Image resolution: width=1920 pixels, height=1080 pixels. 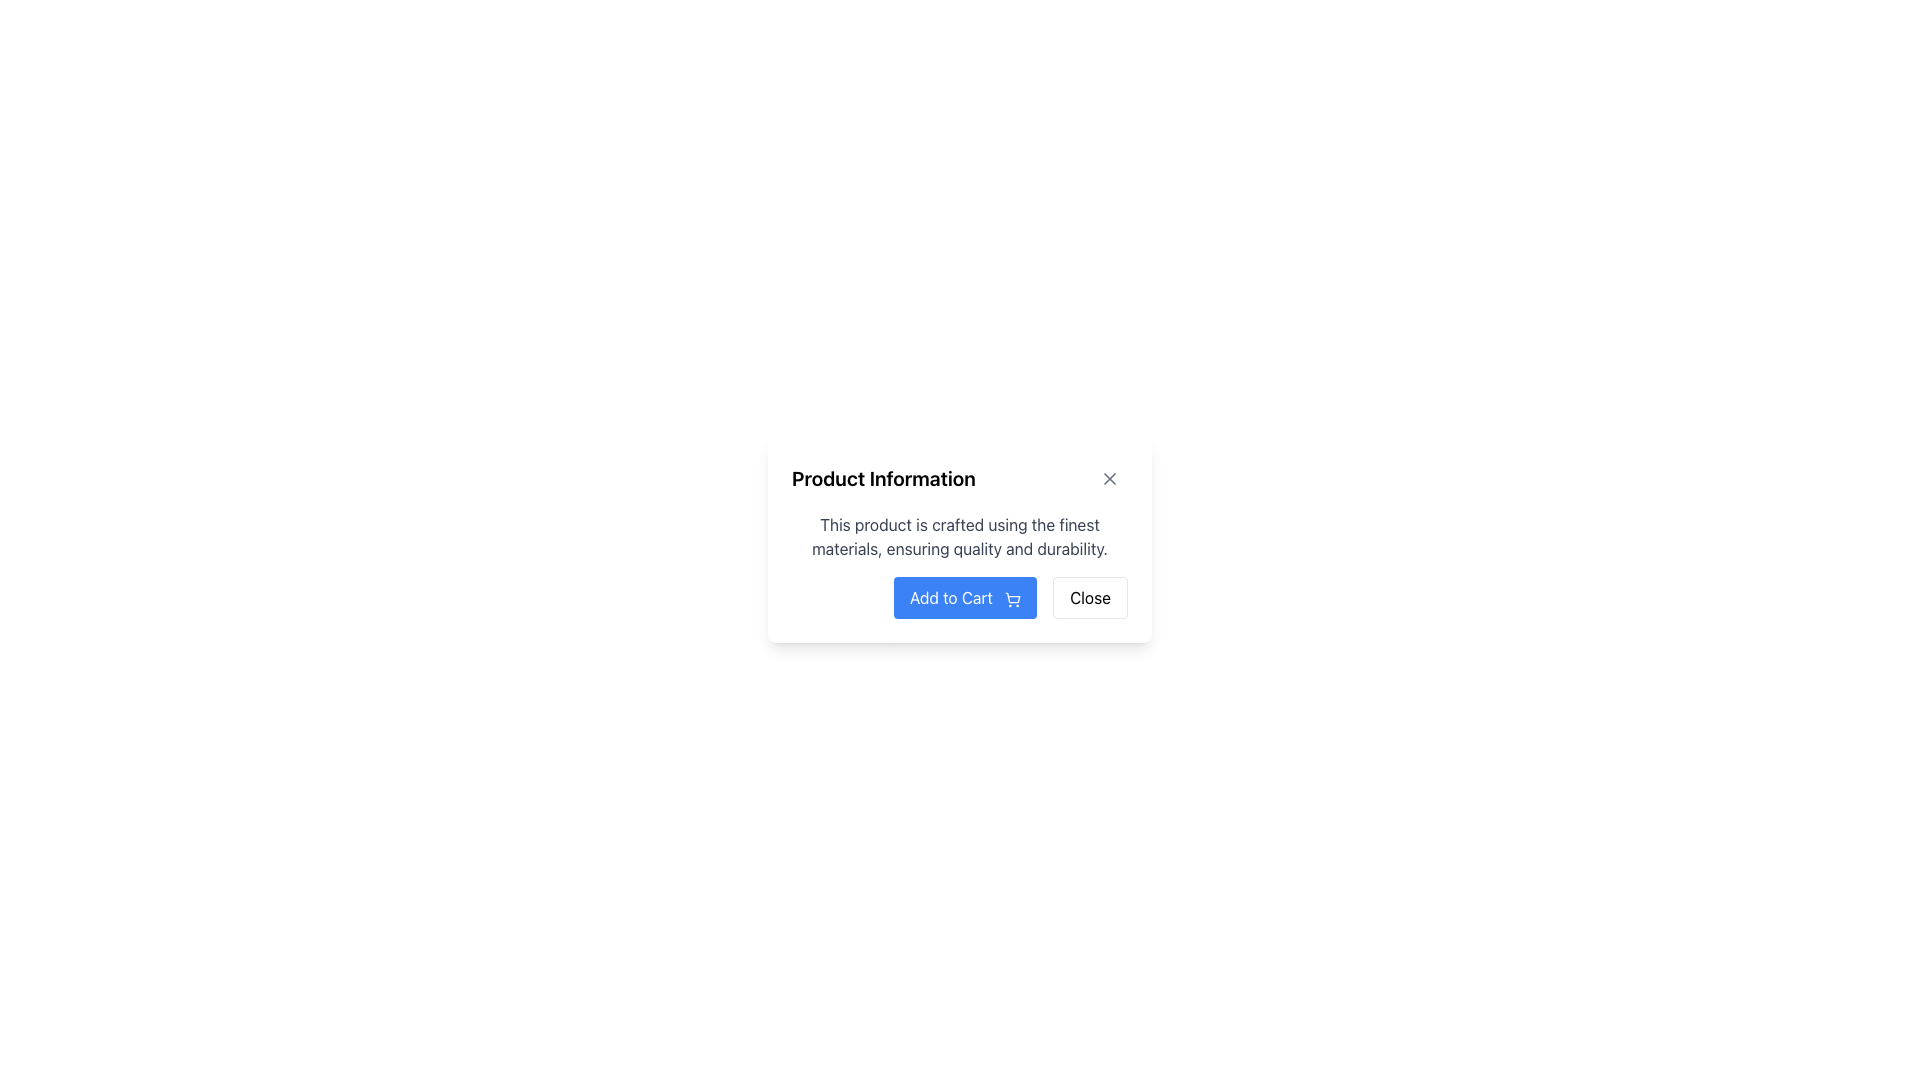 What do you see at coordinates (1108, 478) in the screenshot?
I see `the Close Icon Button, which resembles a small 'X' symbol styled with thin gray lines, located in the top-right corner of the modal overlay displaying product information` at bounding box center [1108, 478].